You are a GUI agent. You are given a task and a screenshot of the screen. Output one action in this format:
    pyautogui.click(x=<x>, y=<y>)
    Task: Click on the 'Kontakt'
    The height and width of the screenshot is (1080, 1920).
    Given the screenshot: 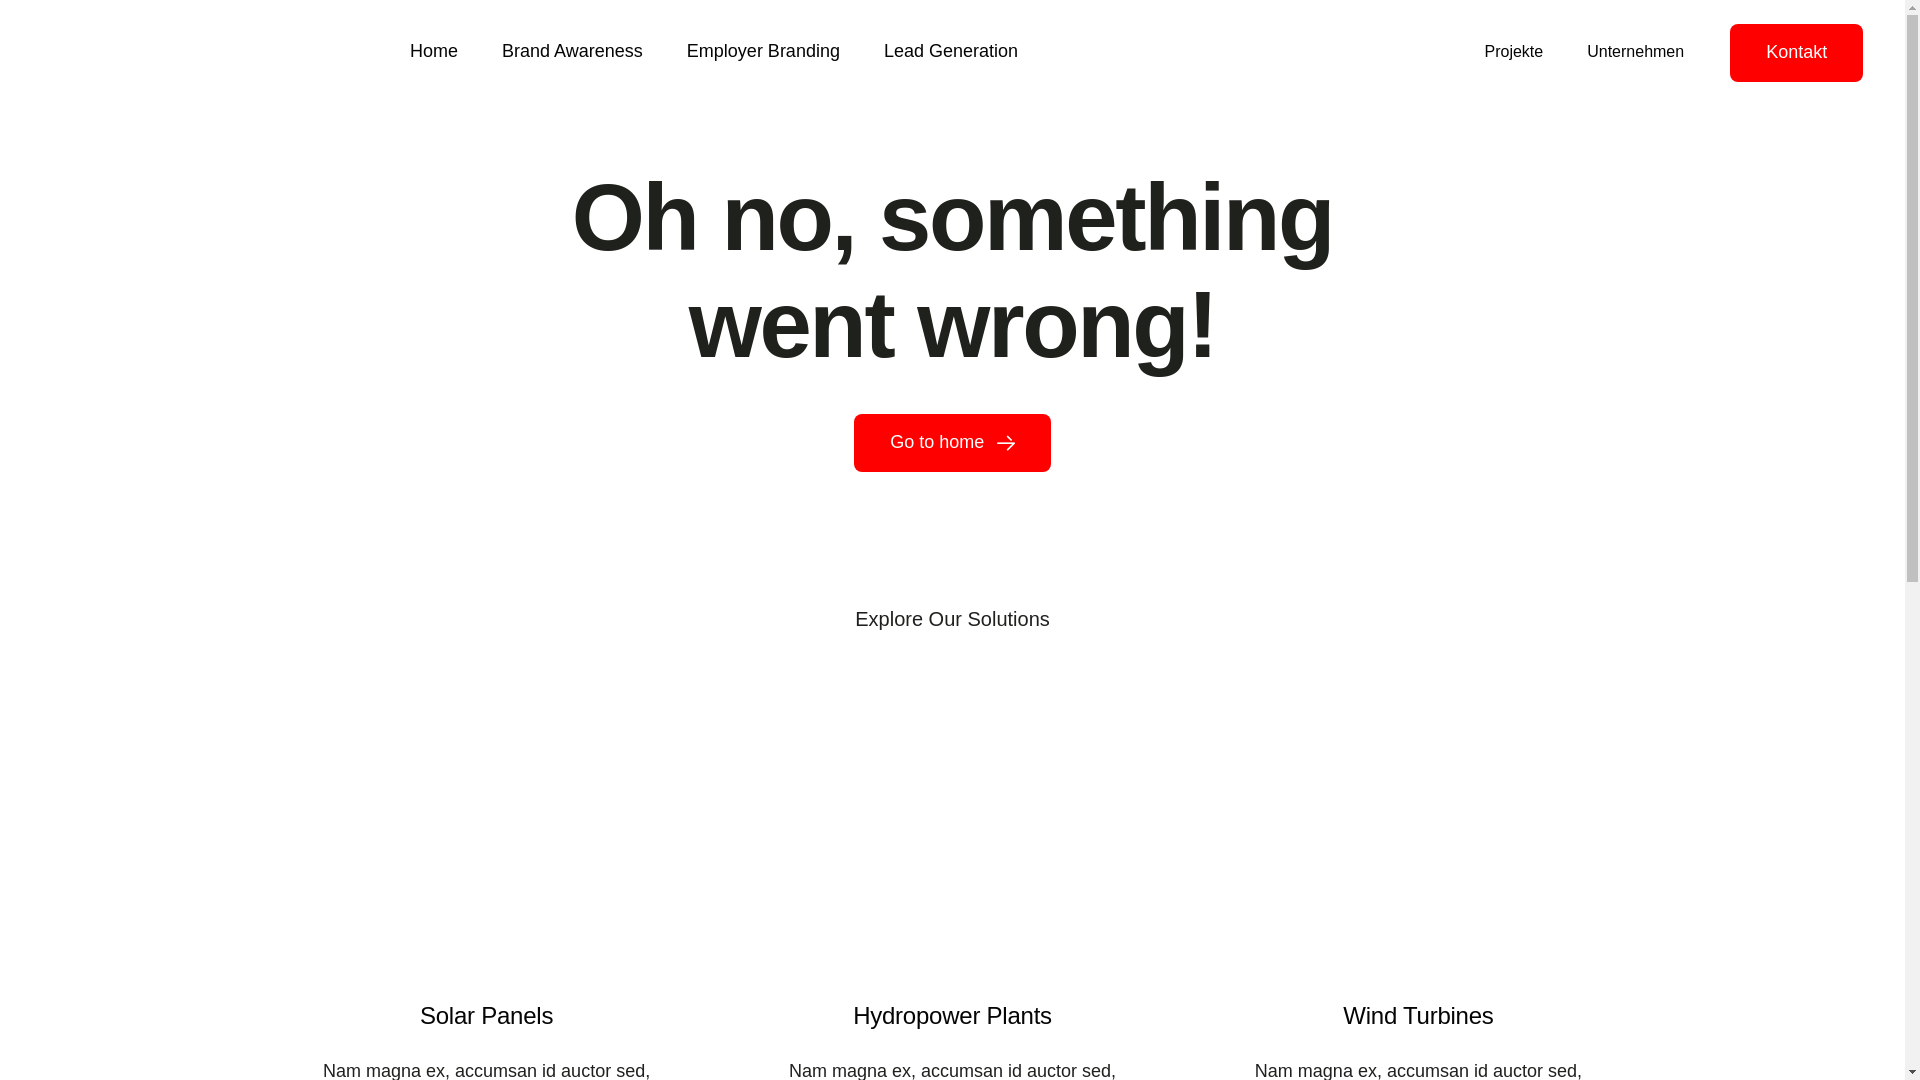 What is the action you would take?
    pyautogui.click(x=1796, y=52)
    